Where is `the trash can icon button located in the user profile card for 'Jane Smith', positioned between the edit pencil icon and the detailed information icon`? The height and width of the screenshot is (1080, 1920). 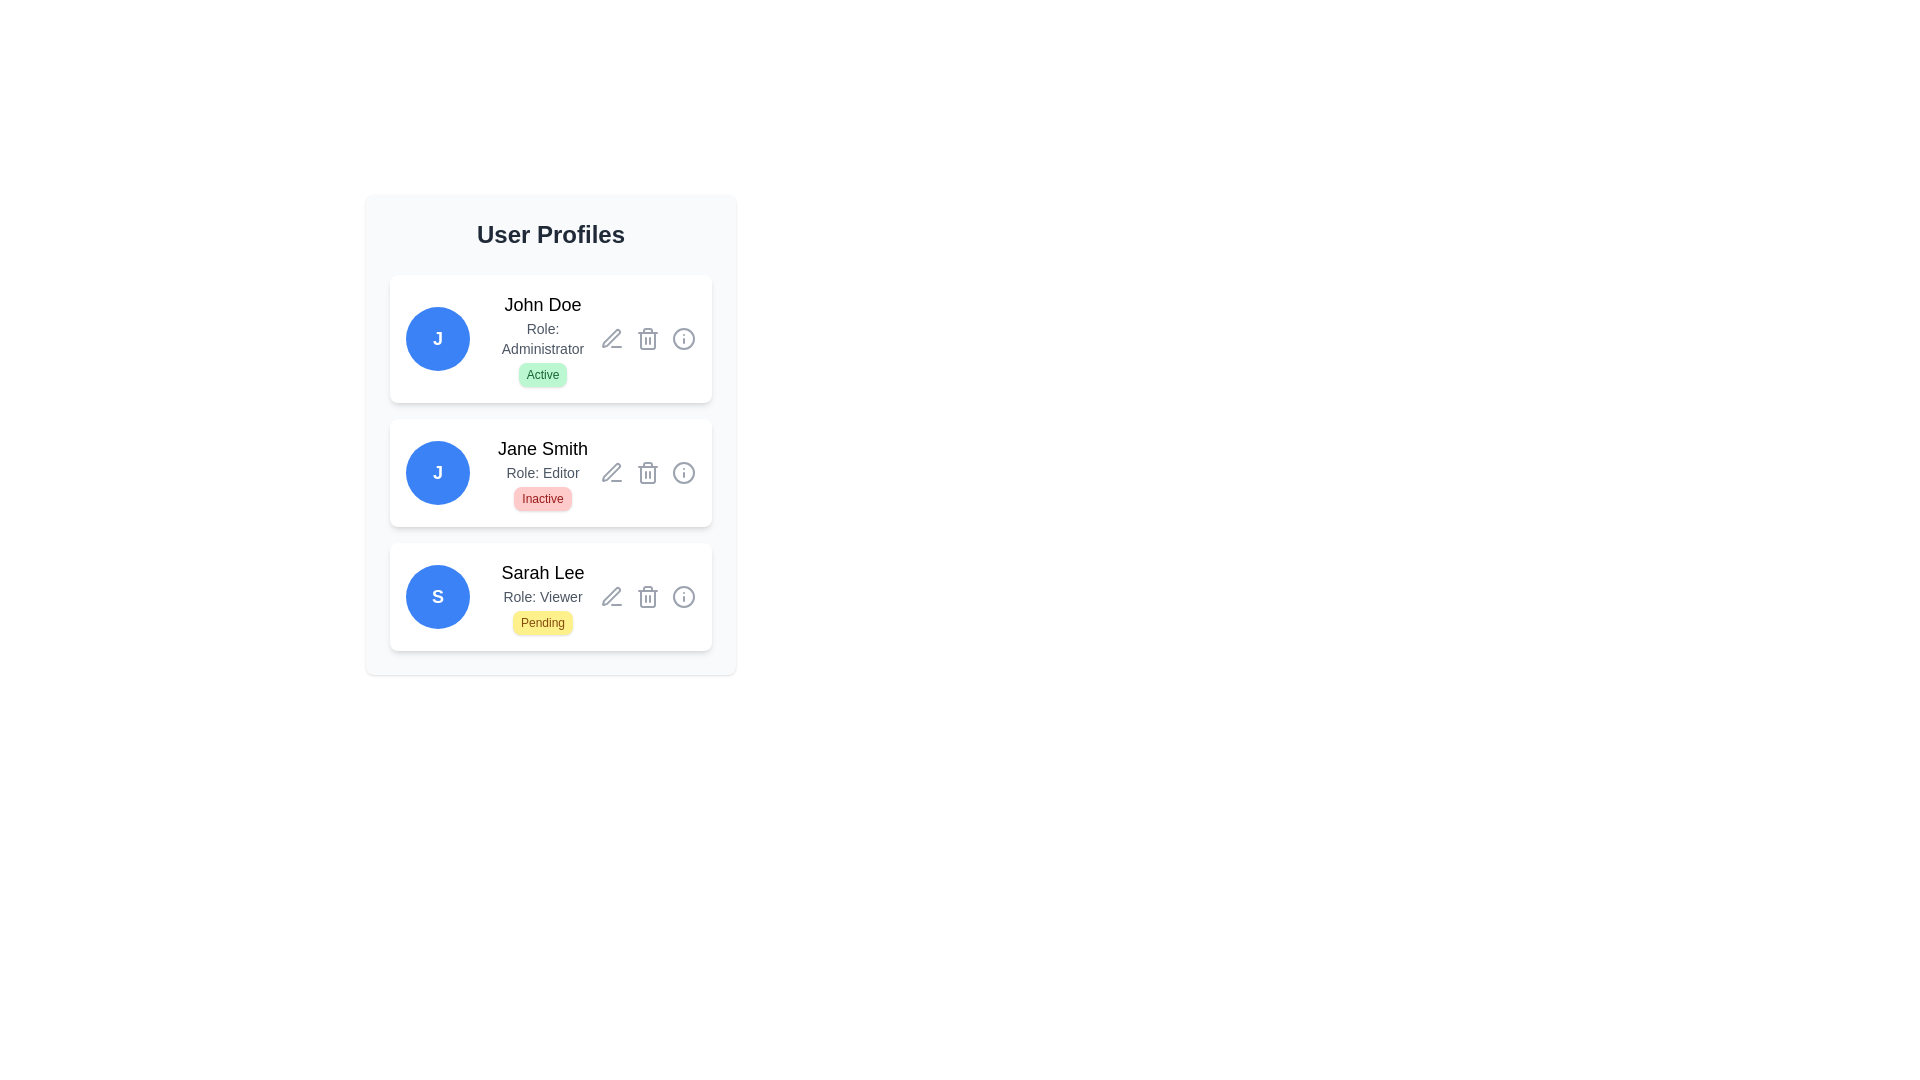
the trash can icon button located in the user profile card for 'Jane Smith', positioned between the edit pencil icon and the detailed information icon is located at coordinates (648, 473).